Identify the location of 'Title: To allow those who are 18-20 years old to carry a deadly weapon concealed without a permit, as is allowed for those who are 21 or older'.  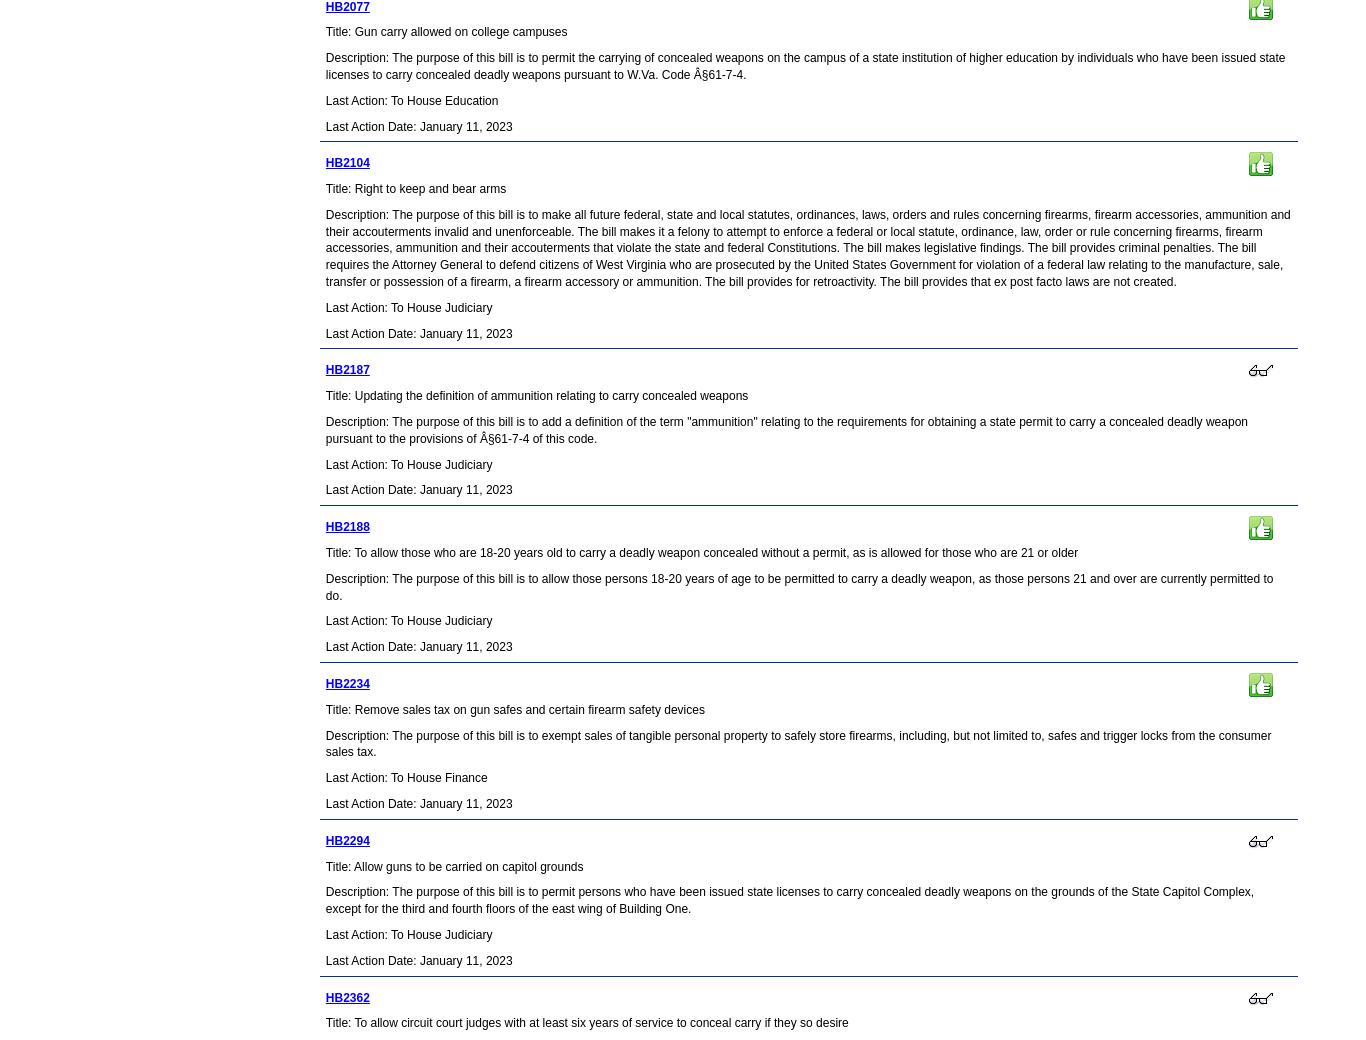
(701, 551).